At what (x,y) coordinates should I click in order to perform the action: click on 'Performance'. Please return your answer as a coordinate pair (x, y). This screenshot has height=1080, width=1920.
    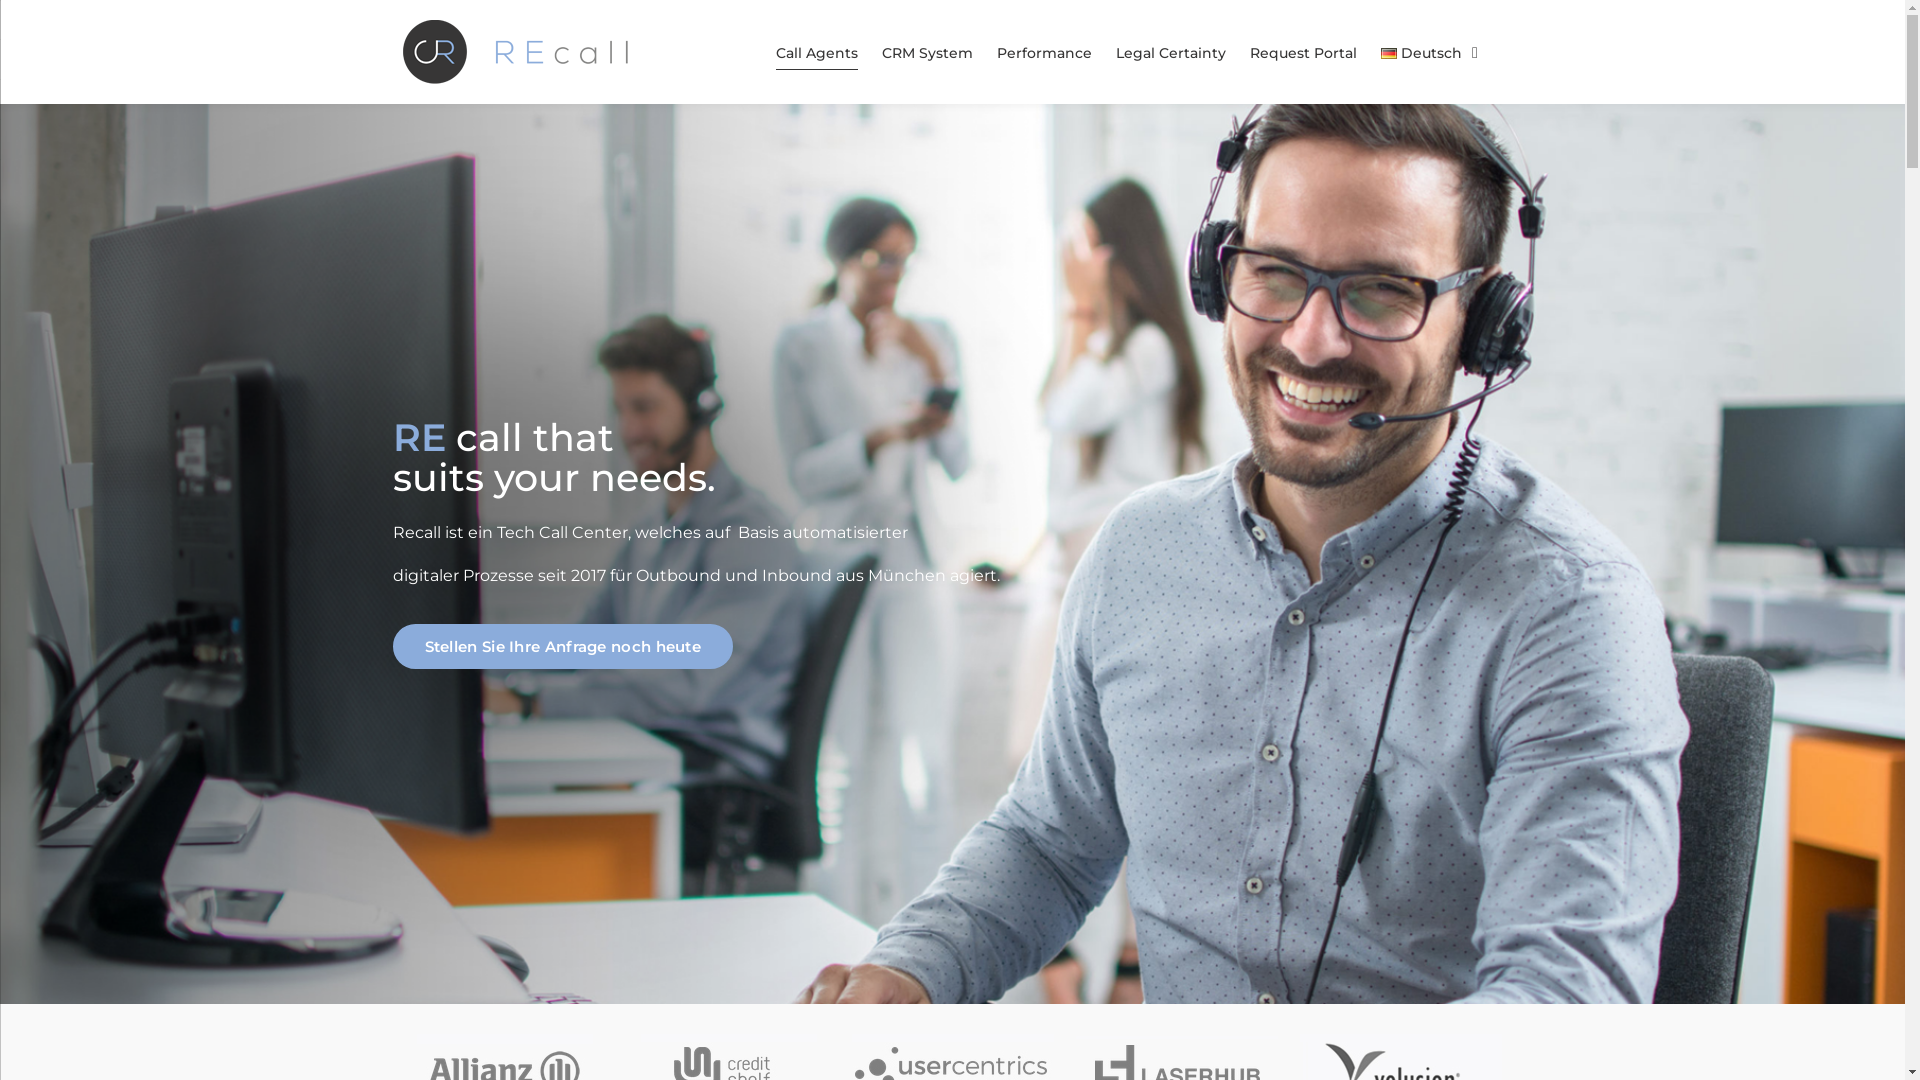
    Looking at the image, I should click on (1043, 52).